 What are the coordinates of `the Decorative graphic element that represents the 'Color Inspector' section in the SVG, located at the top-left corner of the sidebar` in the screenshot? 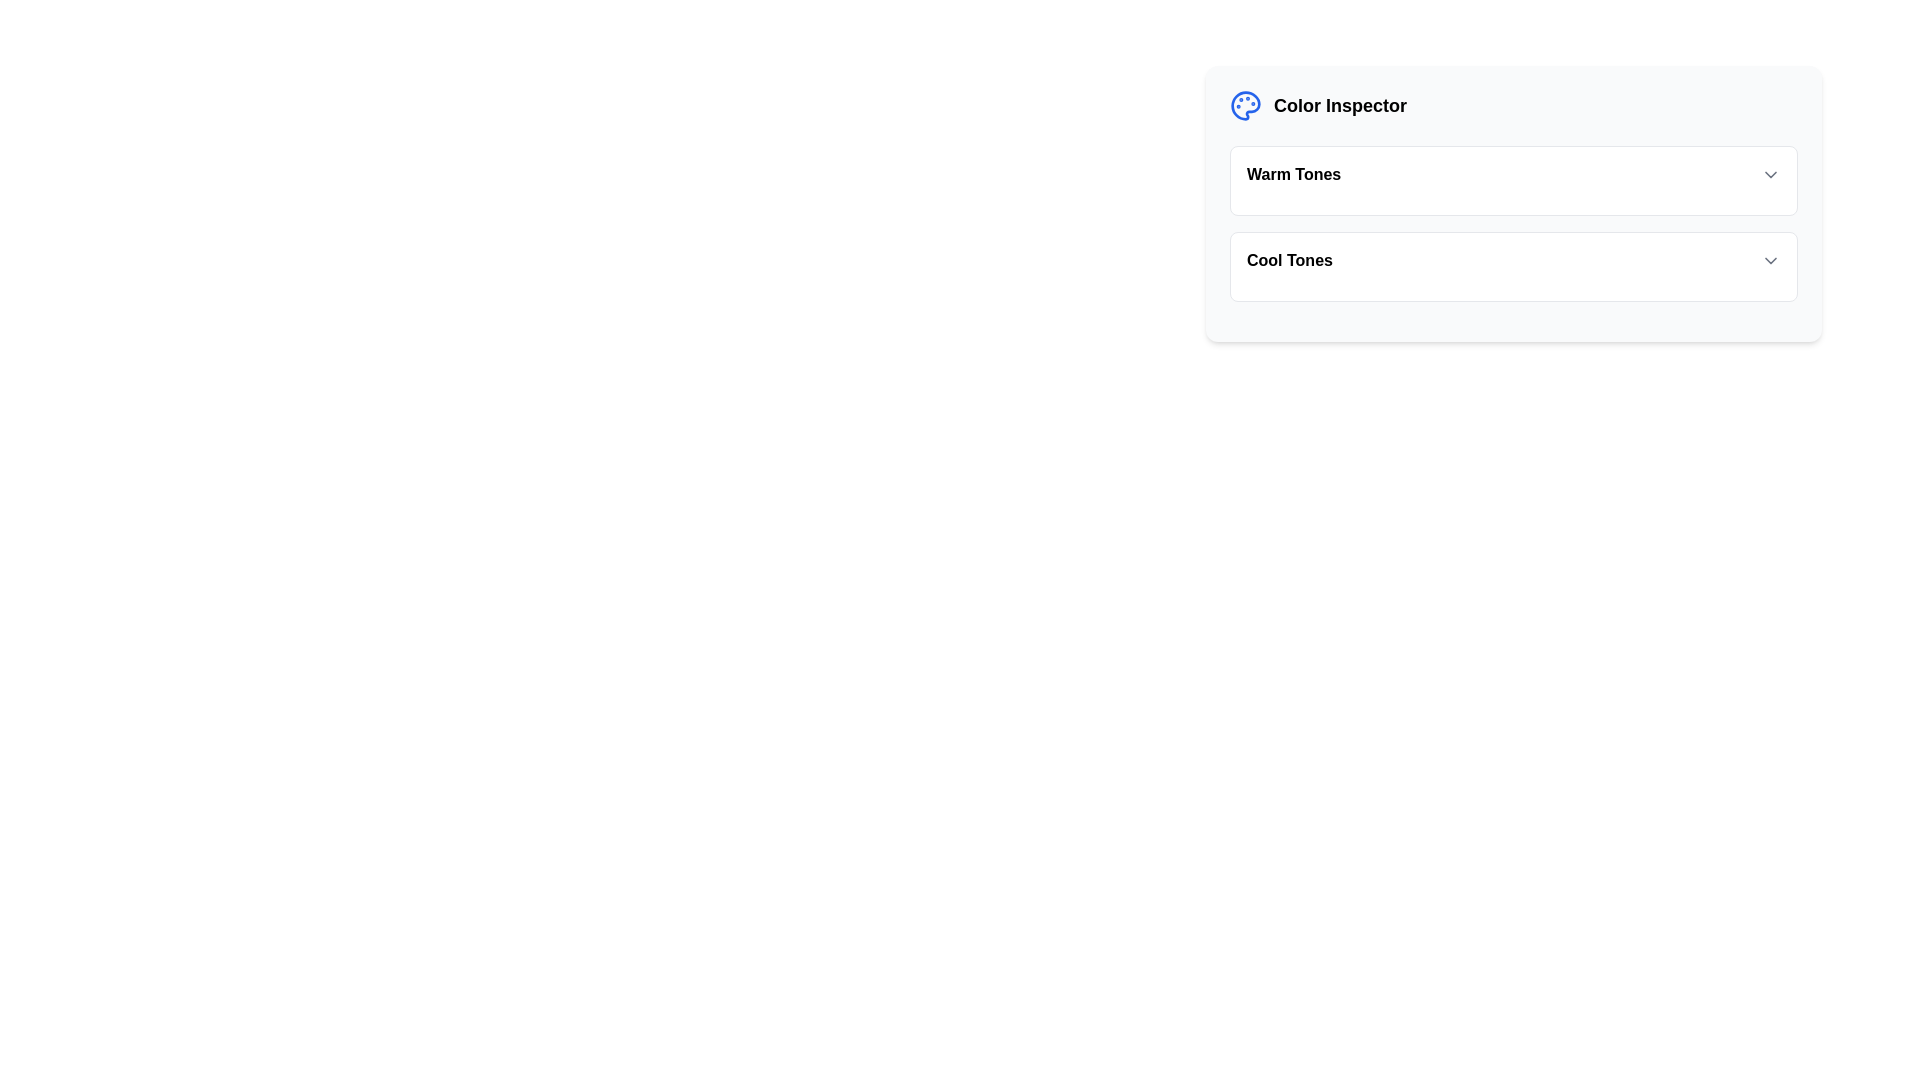 It's located at (1245, 105).